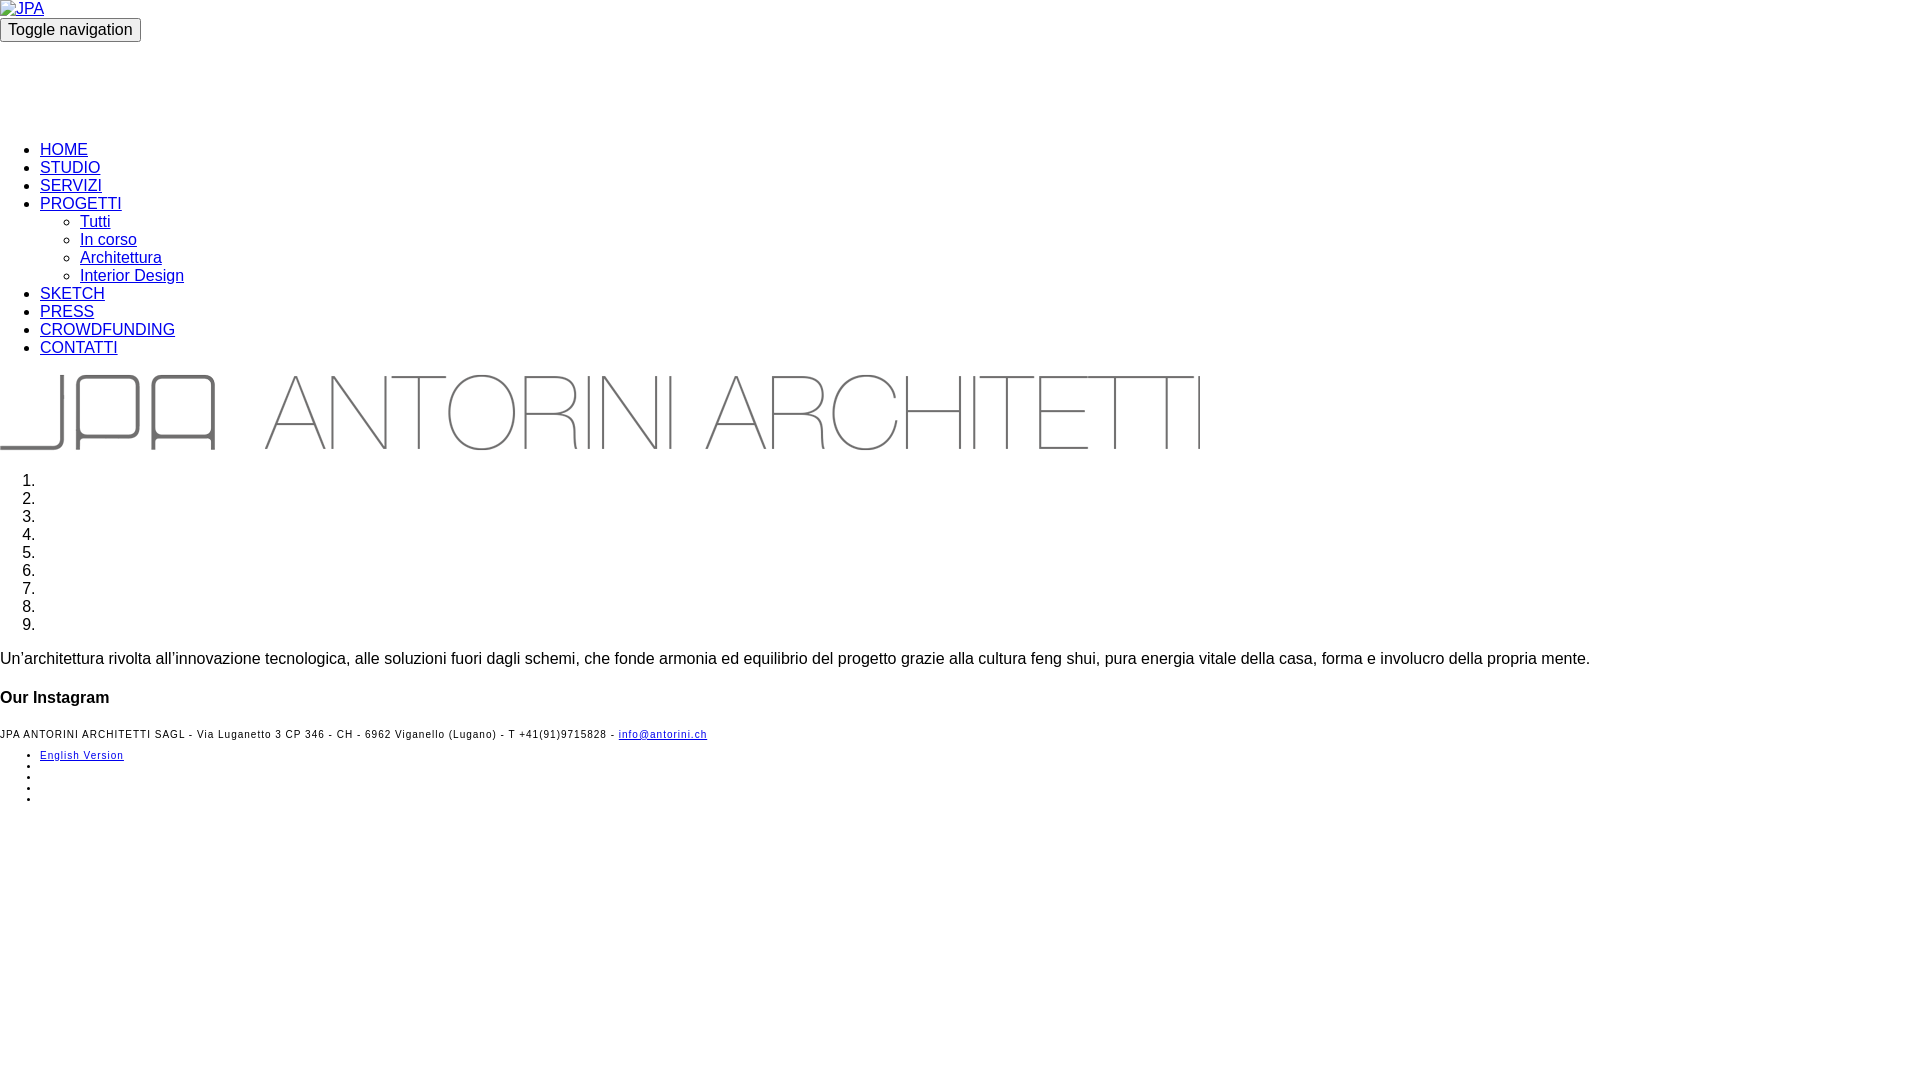  What do you see at coordinates (72, 293) in the screenshot?
I see `'SKETCH'` at bounding box center [72, 293].